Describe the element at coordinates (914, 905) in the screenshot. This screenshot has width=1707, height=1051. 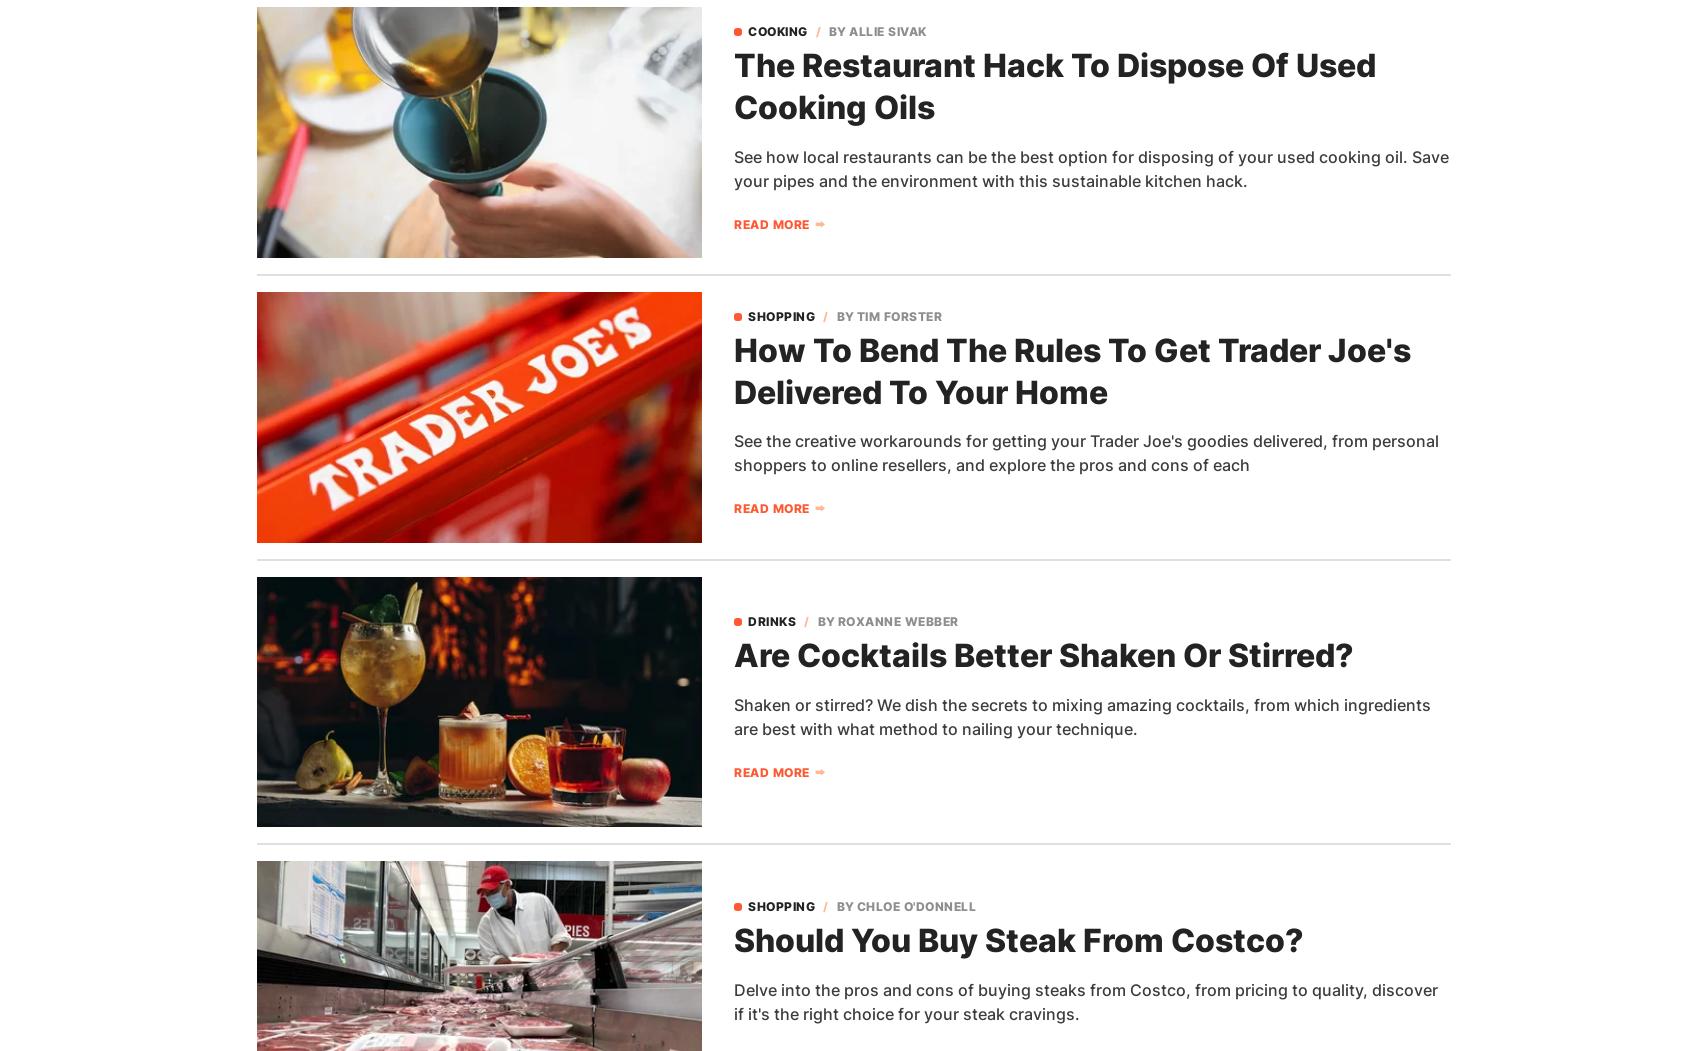
I see `'Chloe O'Donnell'` at that location.